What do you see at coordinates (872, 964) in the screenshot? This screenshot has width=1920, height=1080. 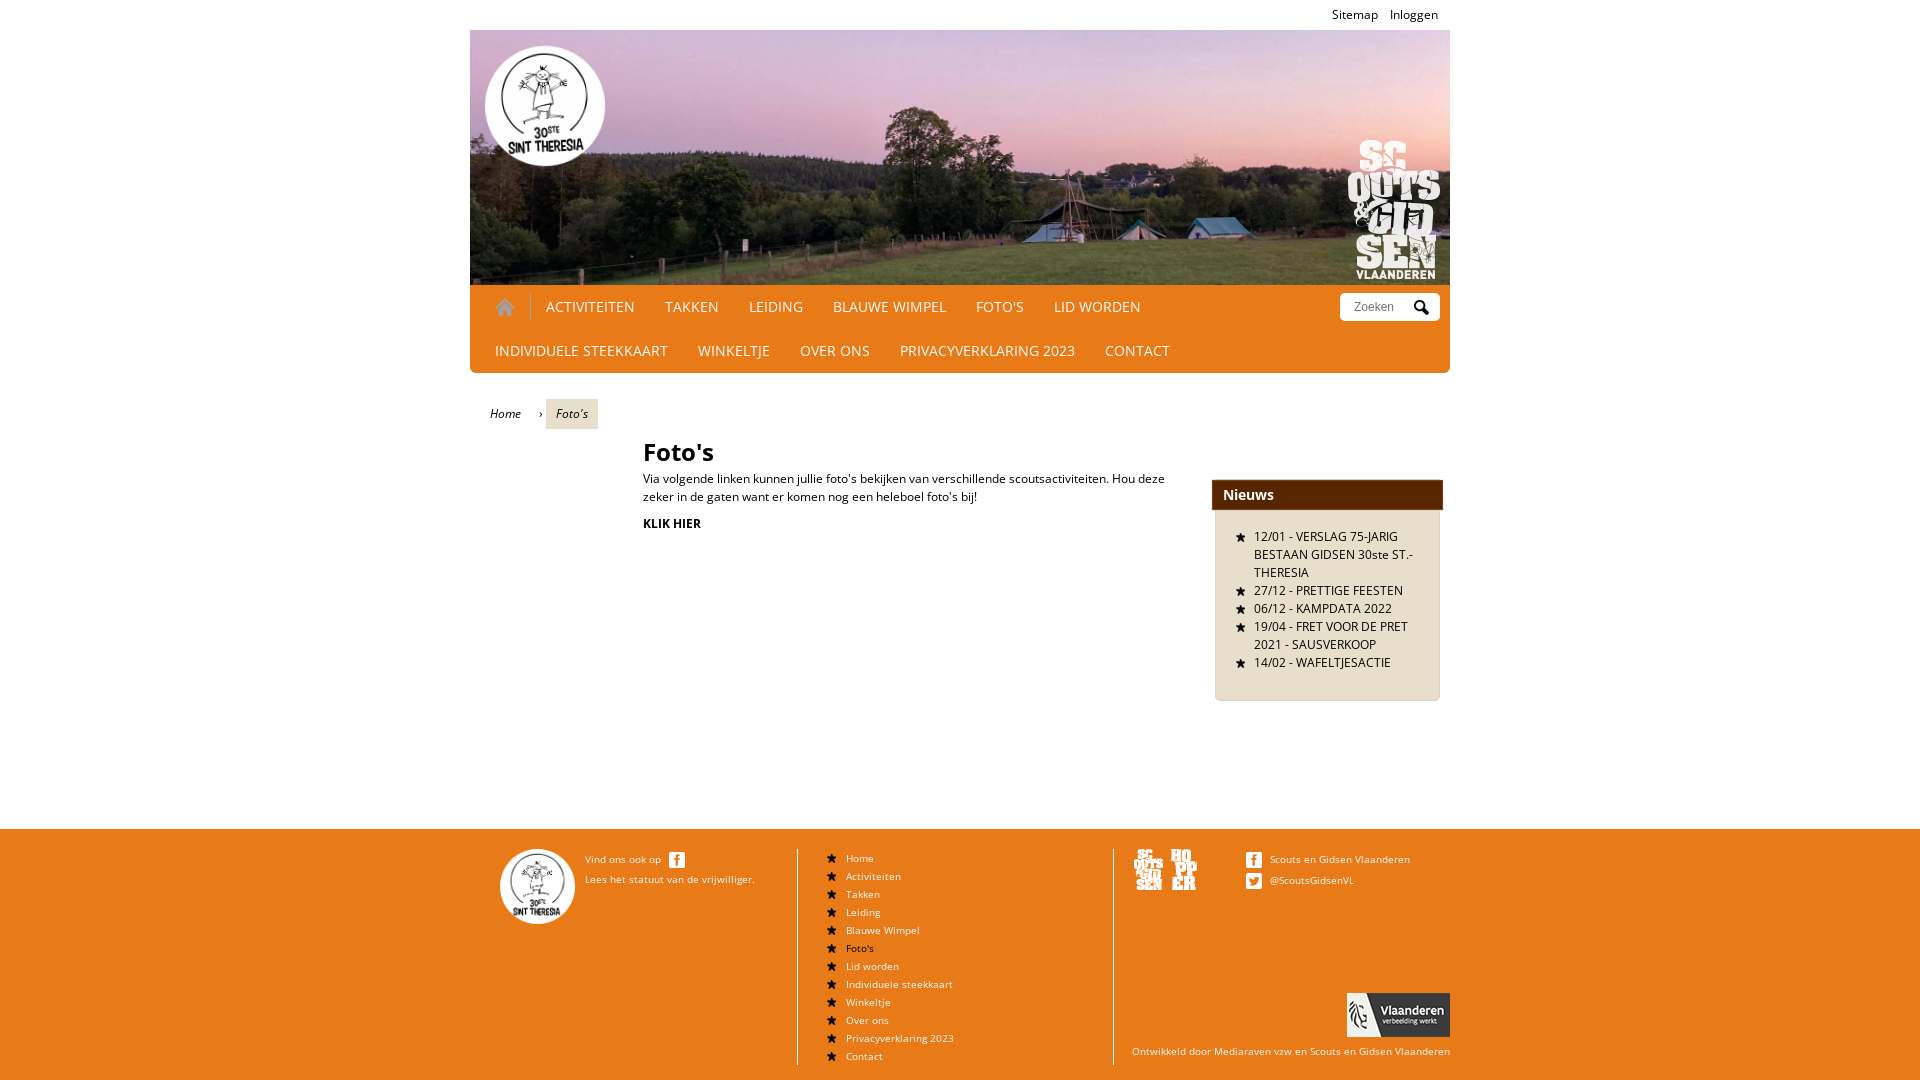 I see `'Lid worden'` at bounding box center [872, 964].